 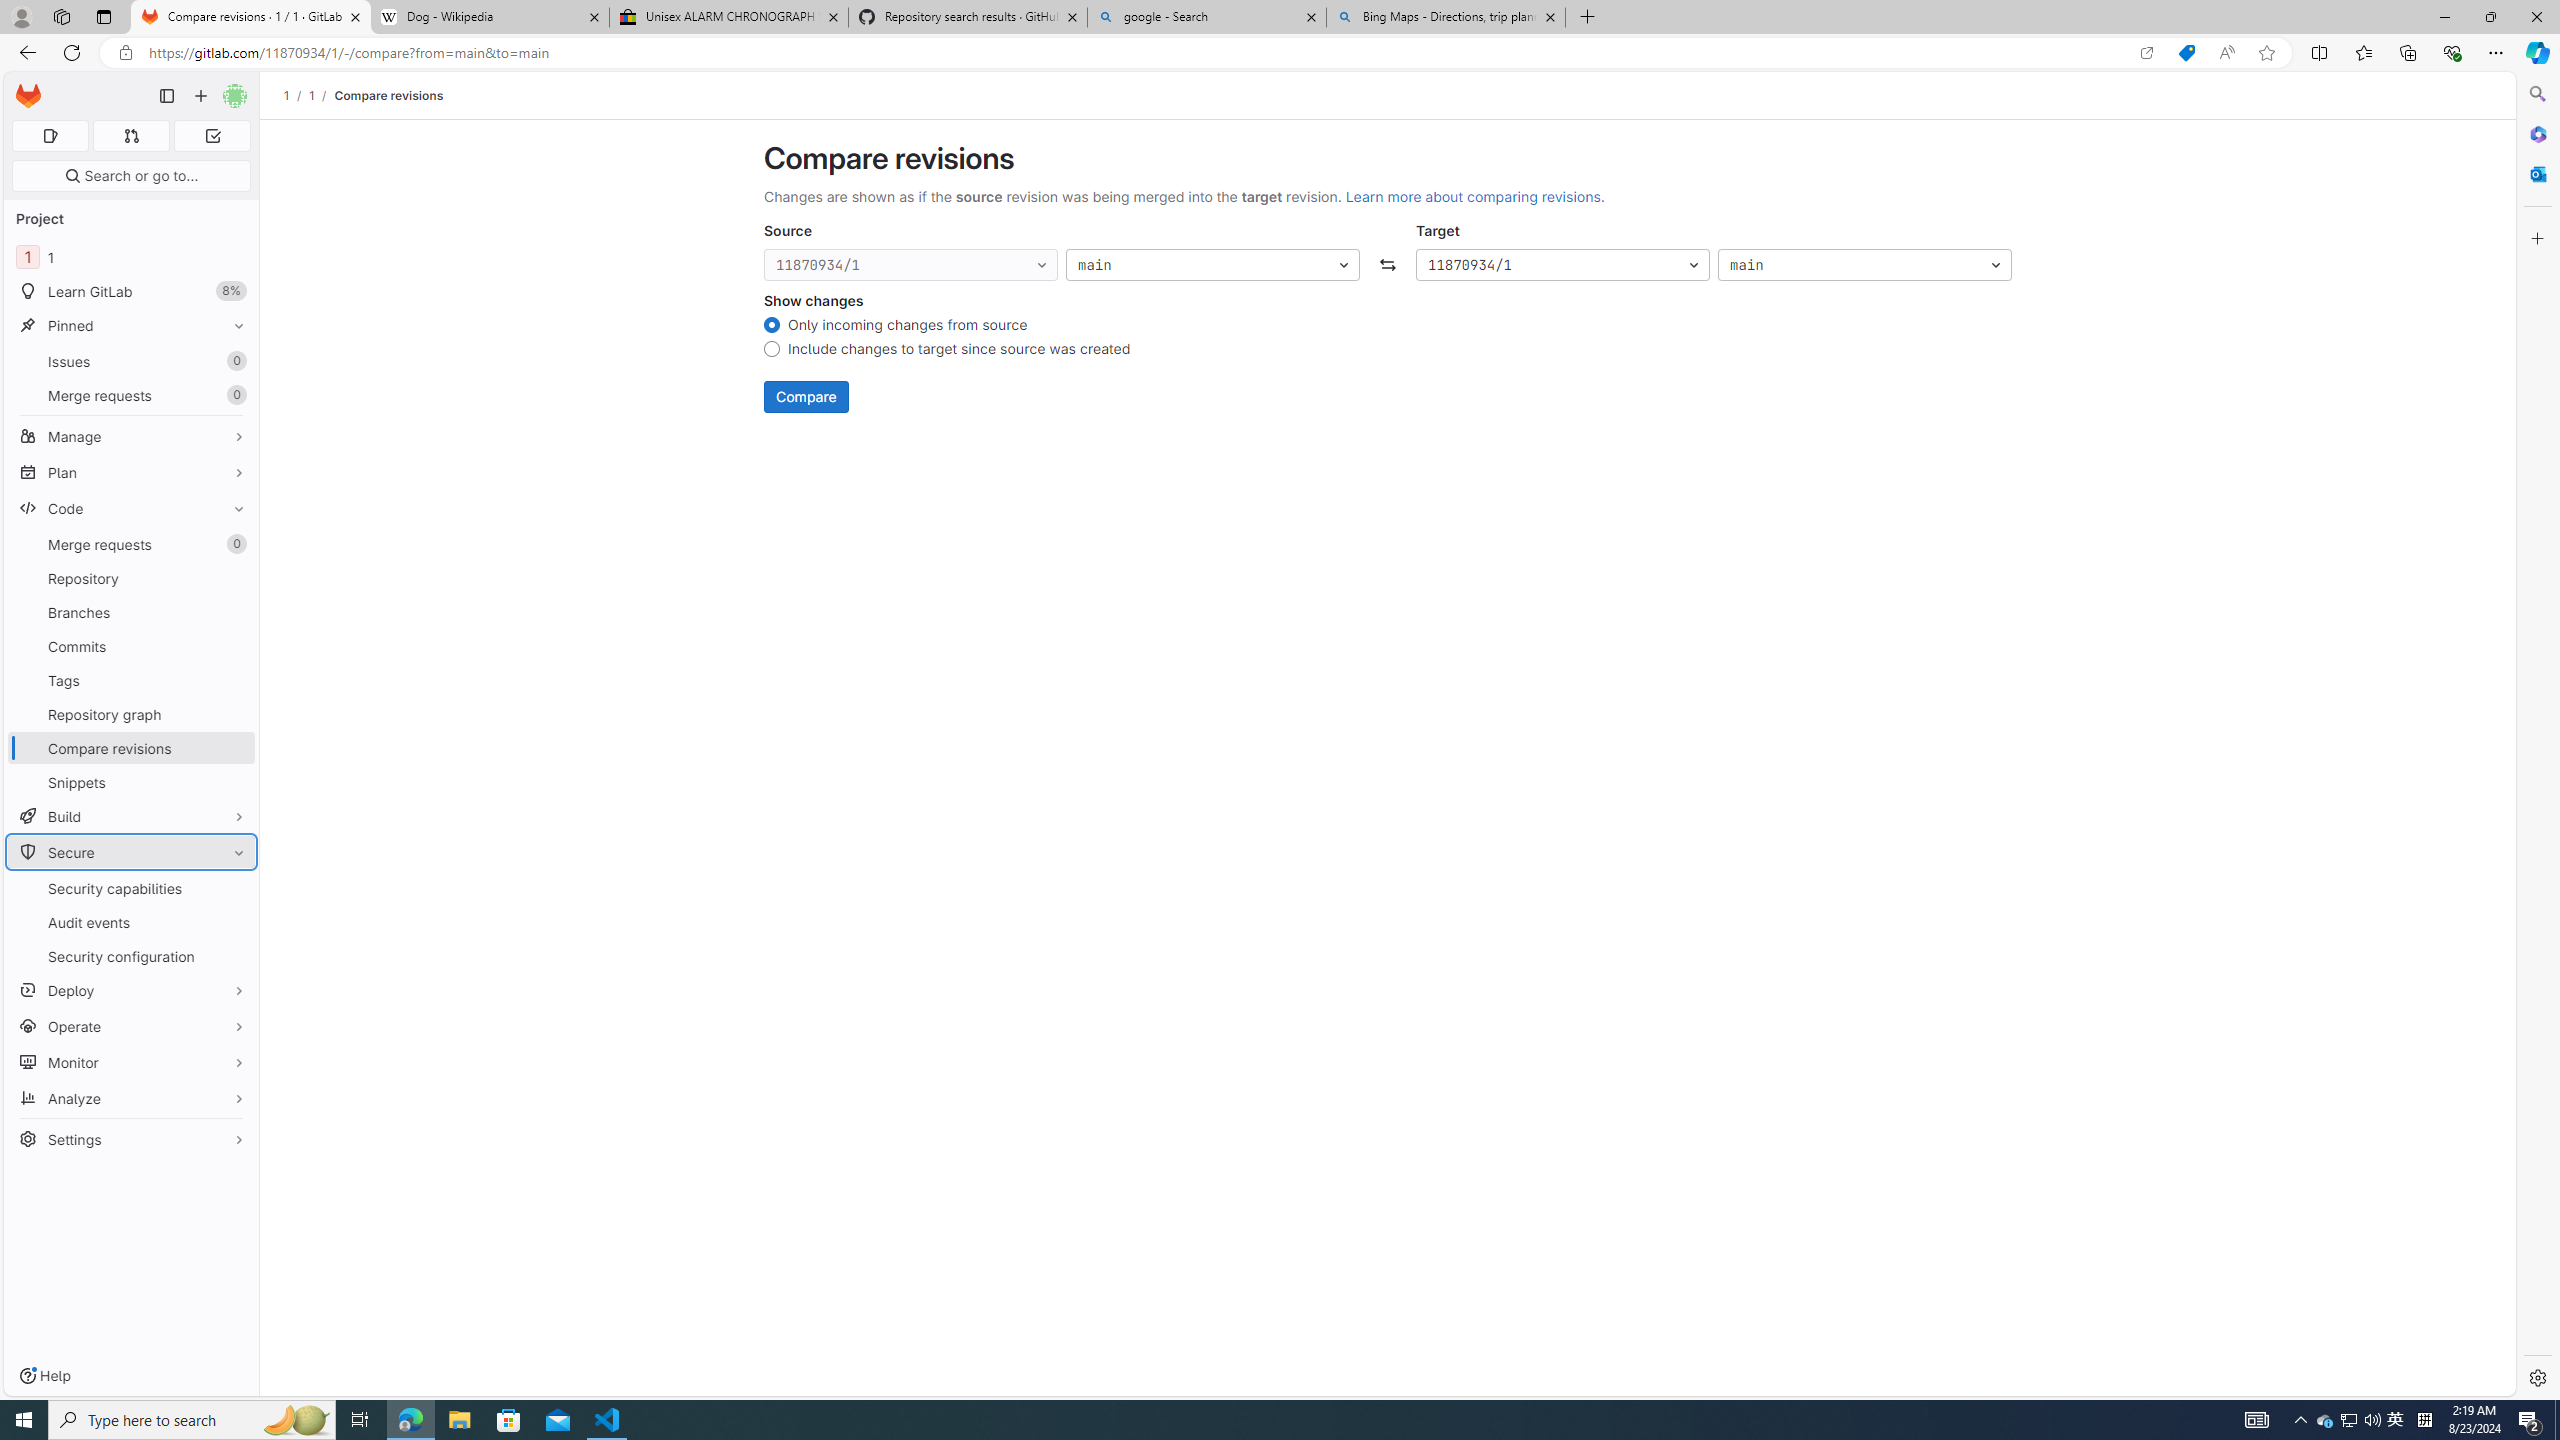 What do you see at coordinates (130, 291) in the screenshot?
I see `'Learn GitLab8%'` at bounding box center [130, 291].